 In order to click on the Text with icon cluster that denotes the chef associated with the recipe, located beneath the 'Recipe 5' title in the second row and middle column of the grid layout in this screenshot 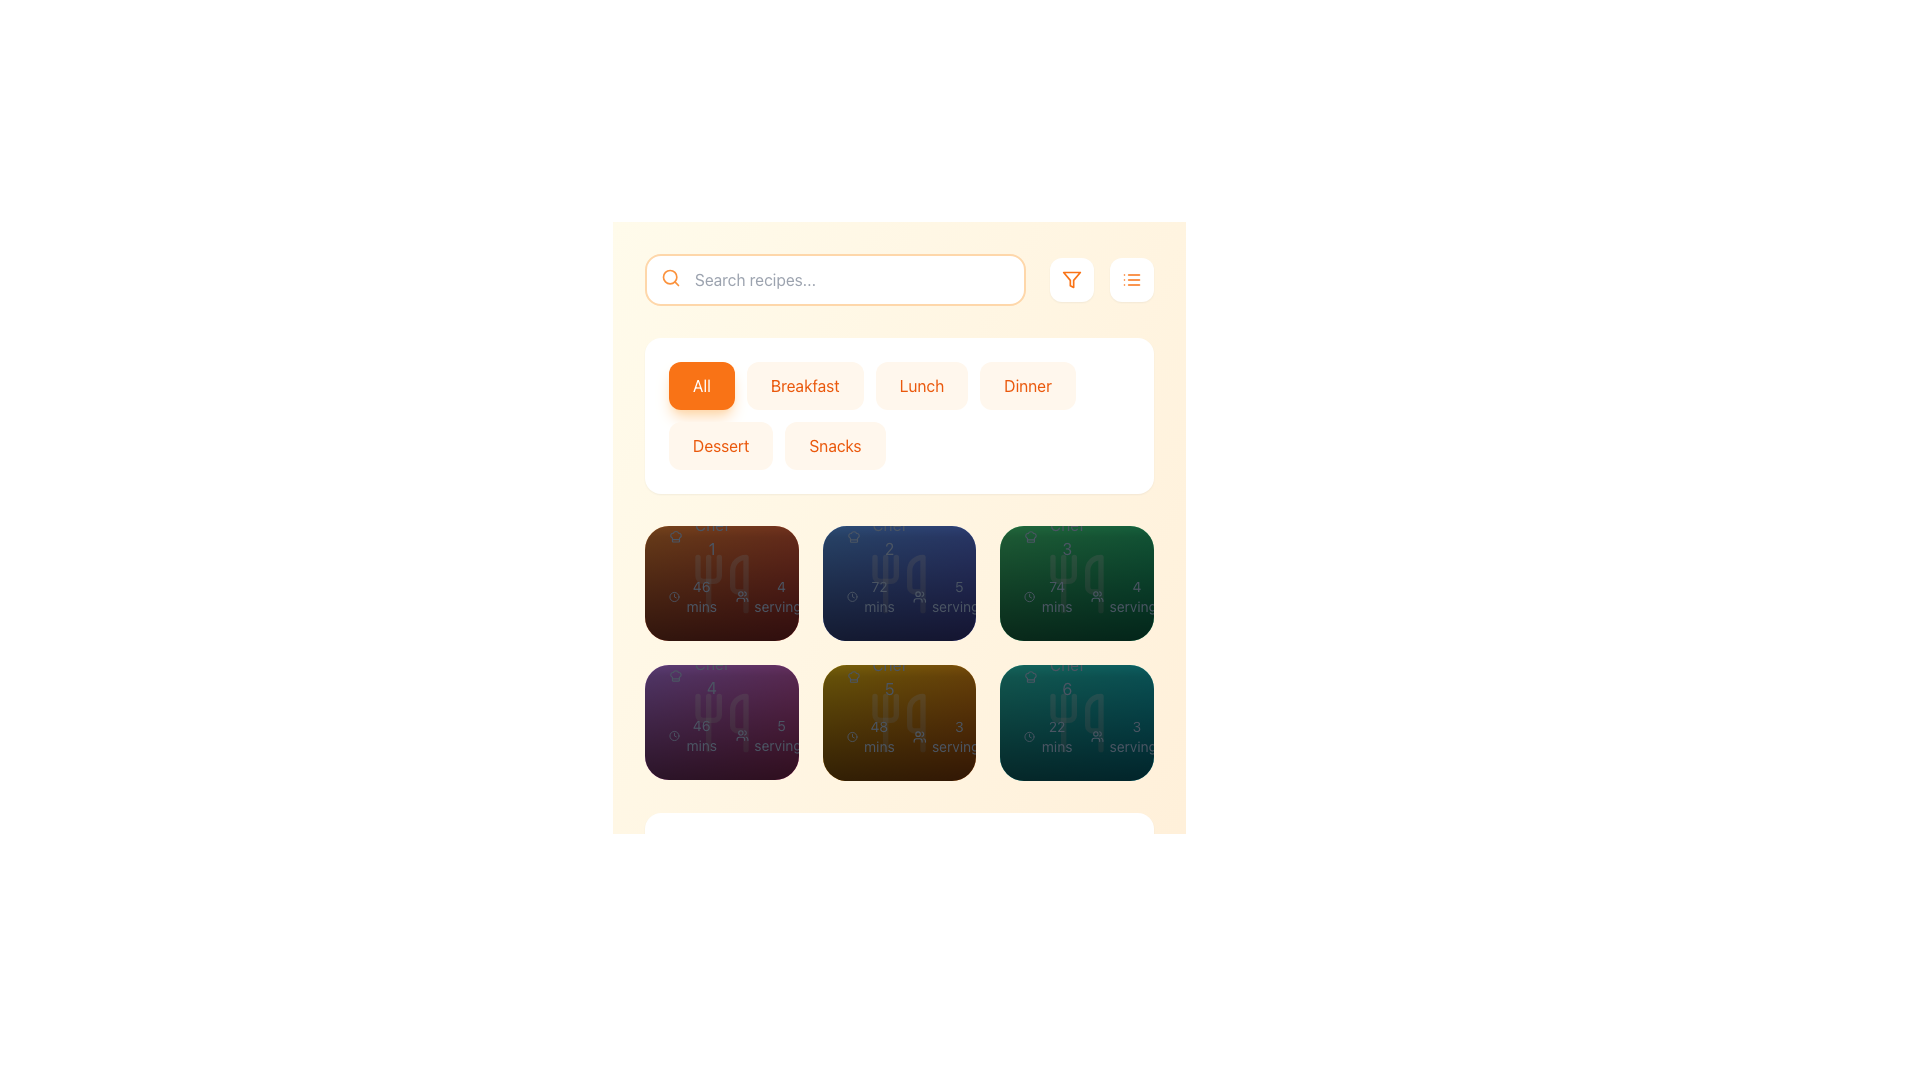, I will do `click(878, 675)`.